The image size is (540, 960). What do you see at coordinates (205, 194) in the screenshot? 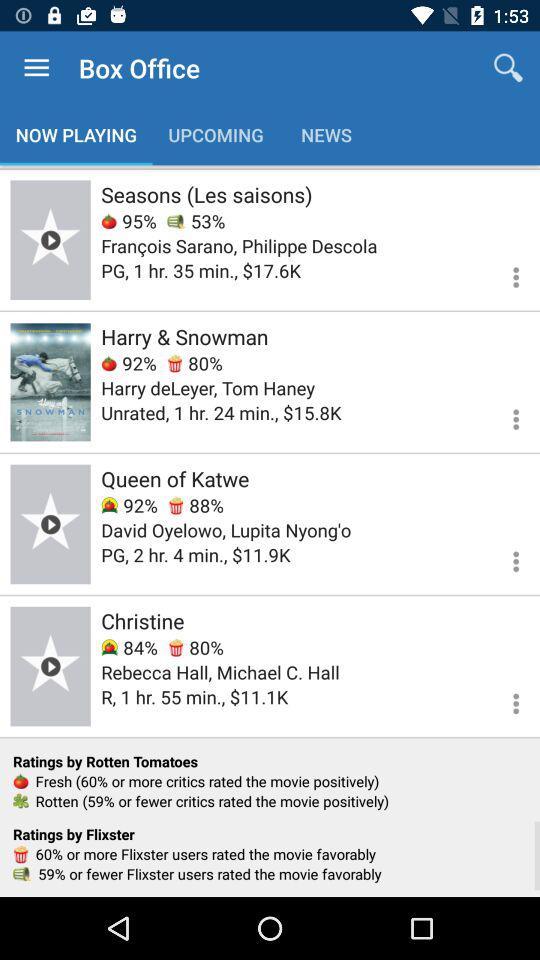
I see `the icon above the 95% icon` at bounding box center [205, 194].